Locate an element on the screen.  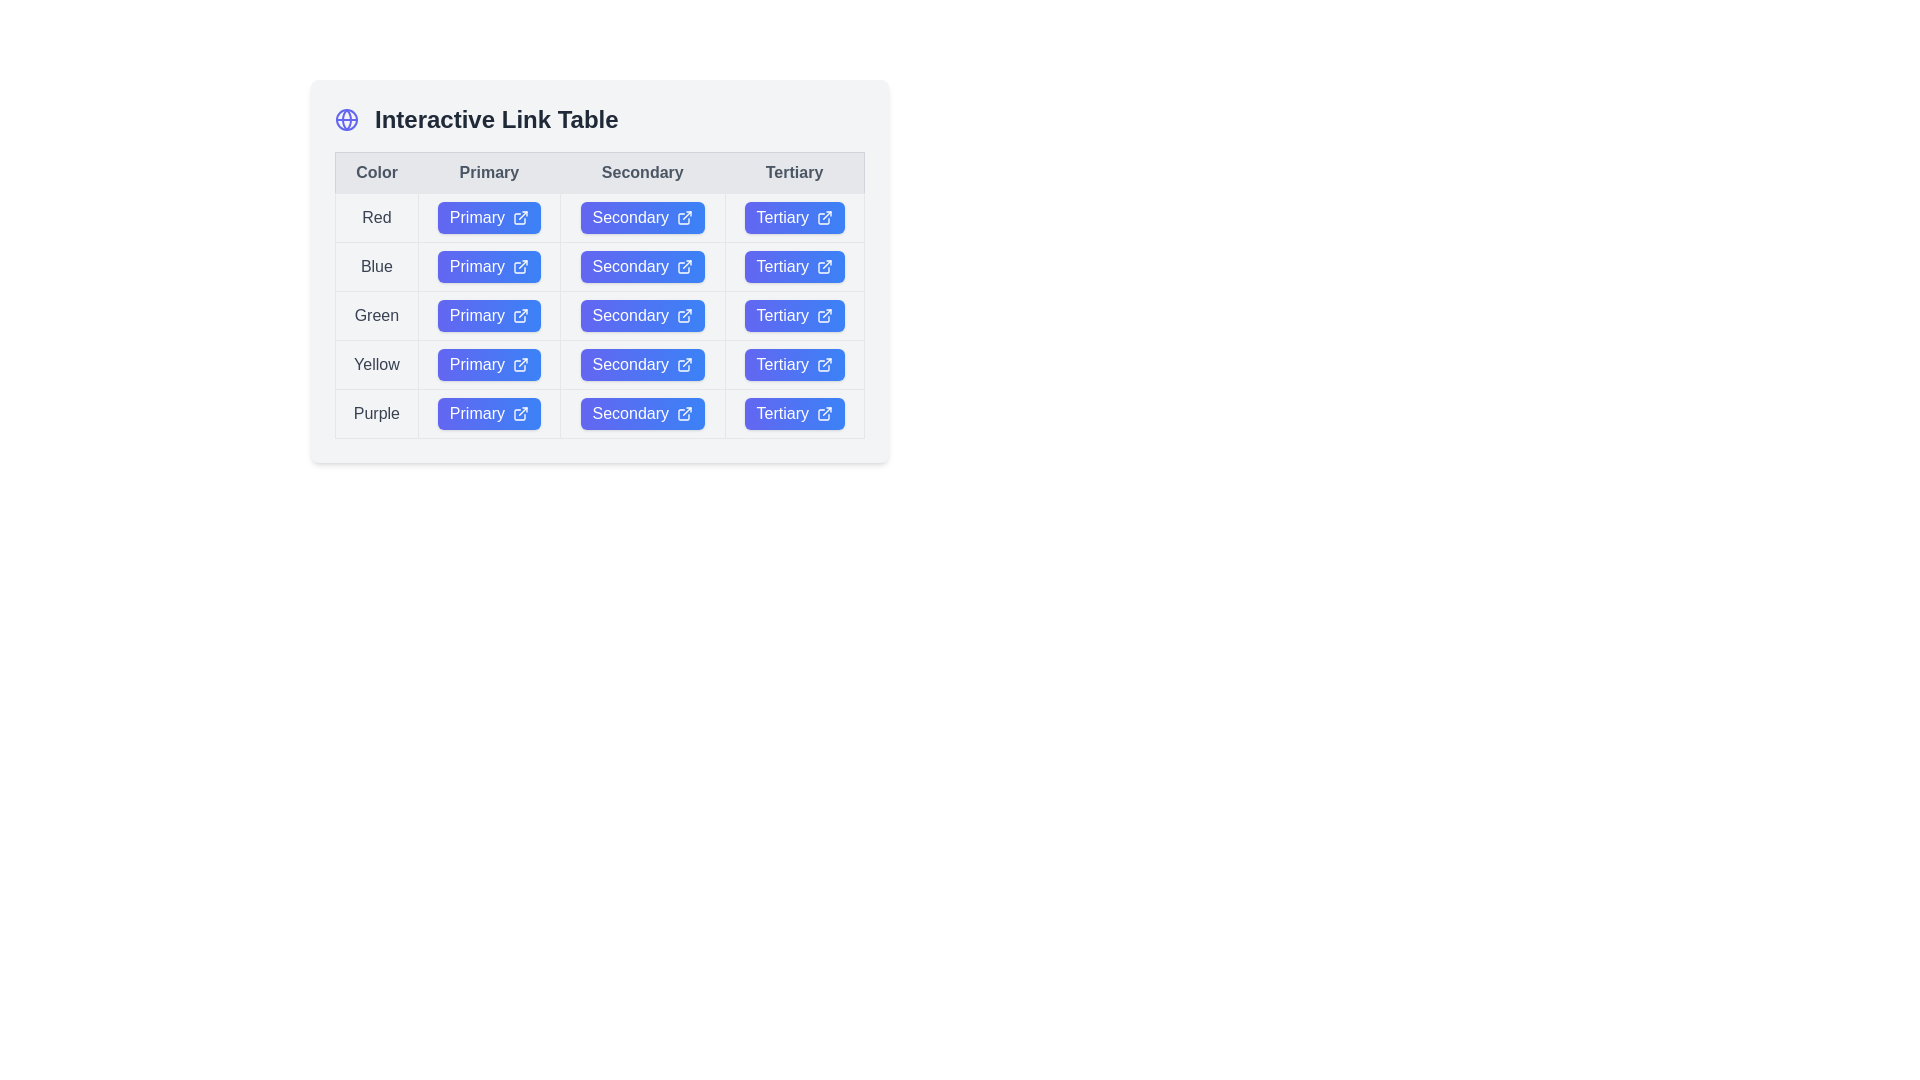
the visual cue icon located in the rightmost column of the 'Tertiary' button in the last row labeled 'Purple', indicating an external link or resource is located at coordinates (824, 366).